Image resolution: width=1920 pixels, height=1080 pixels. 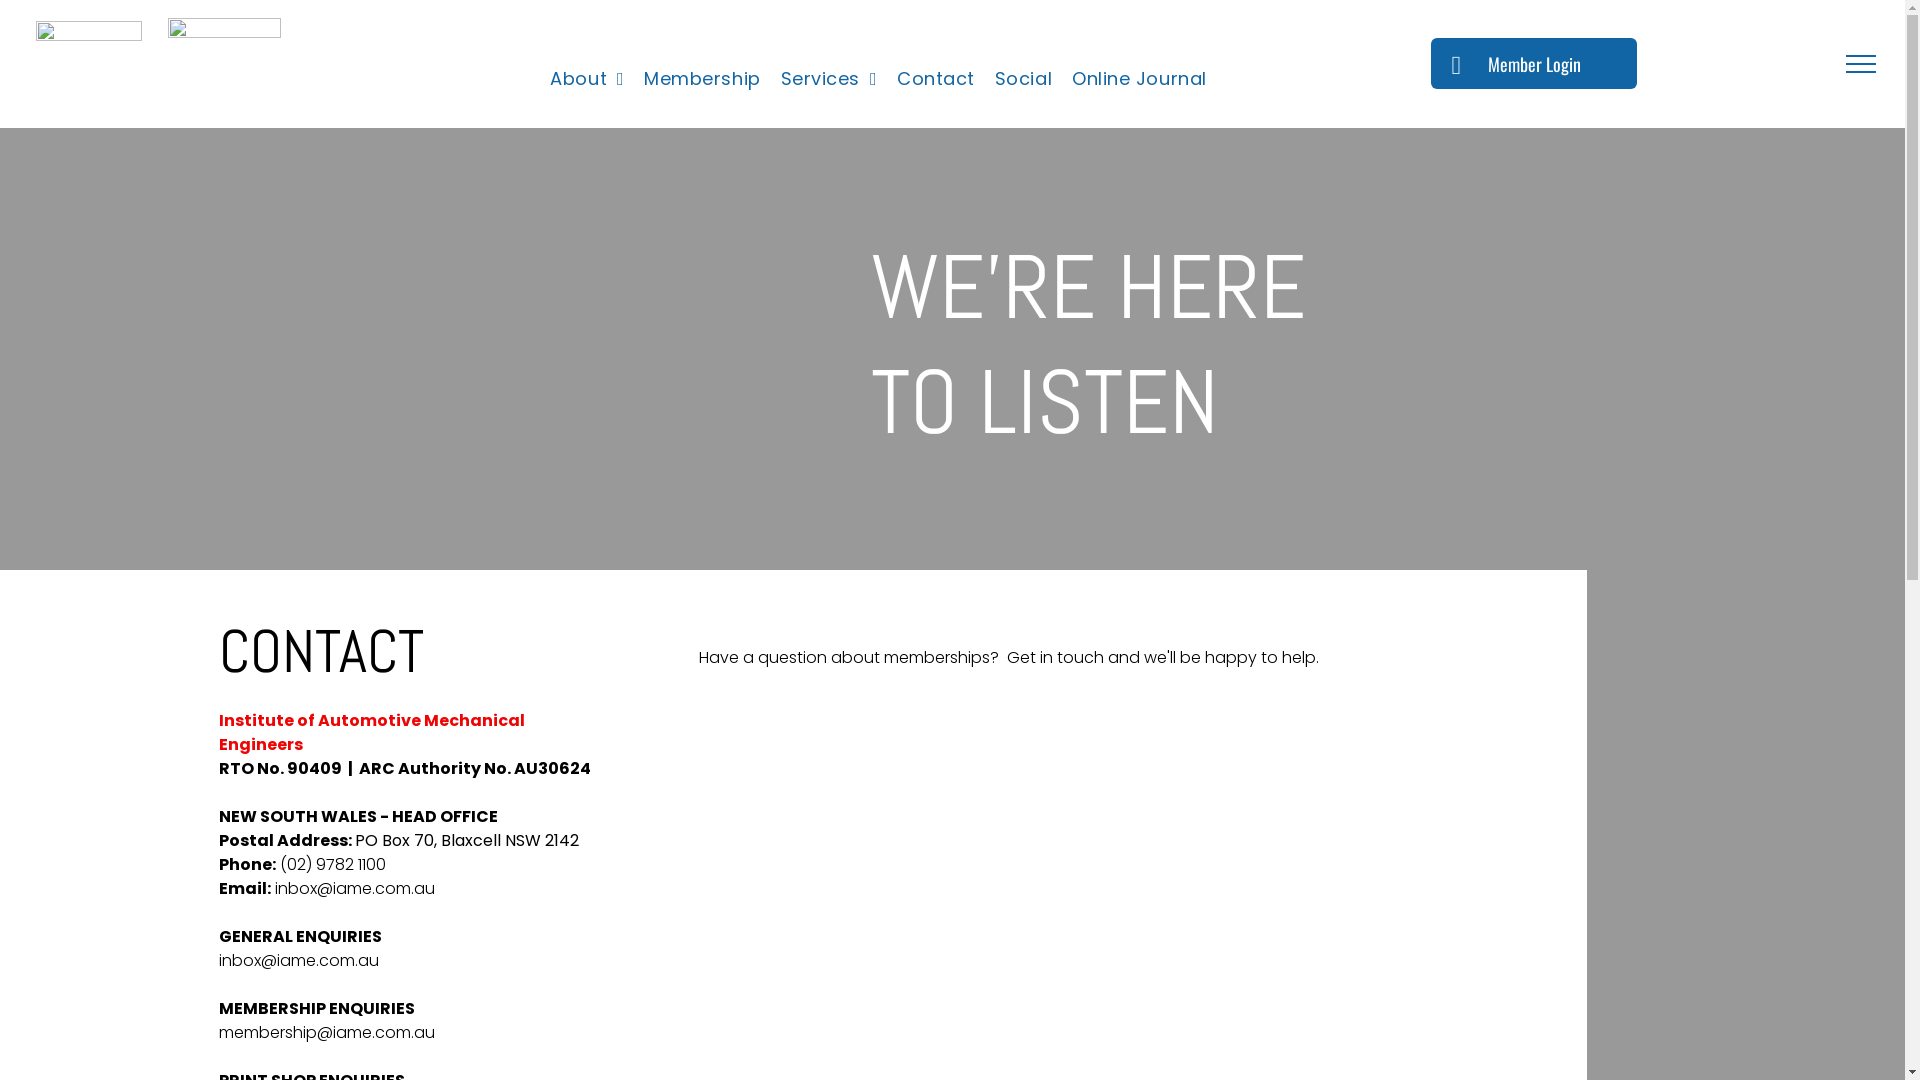 I want to click on 'Contact', so click(x=935, y=77).